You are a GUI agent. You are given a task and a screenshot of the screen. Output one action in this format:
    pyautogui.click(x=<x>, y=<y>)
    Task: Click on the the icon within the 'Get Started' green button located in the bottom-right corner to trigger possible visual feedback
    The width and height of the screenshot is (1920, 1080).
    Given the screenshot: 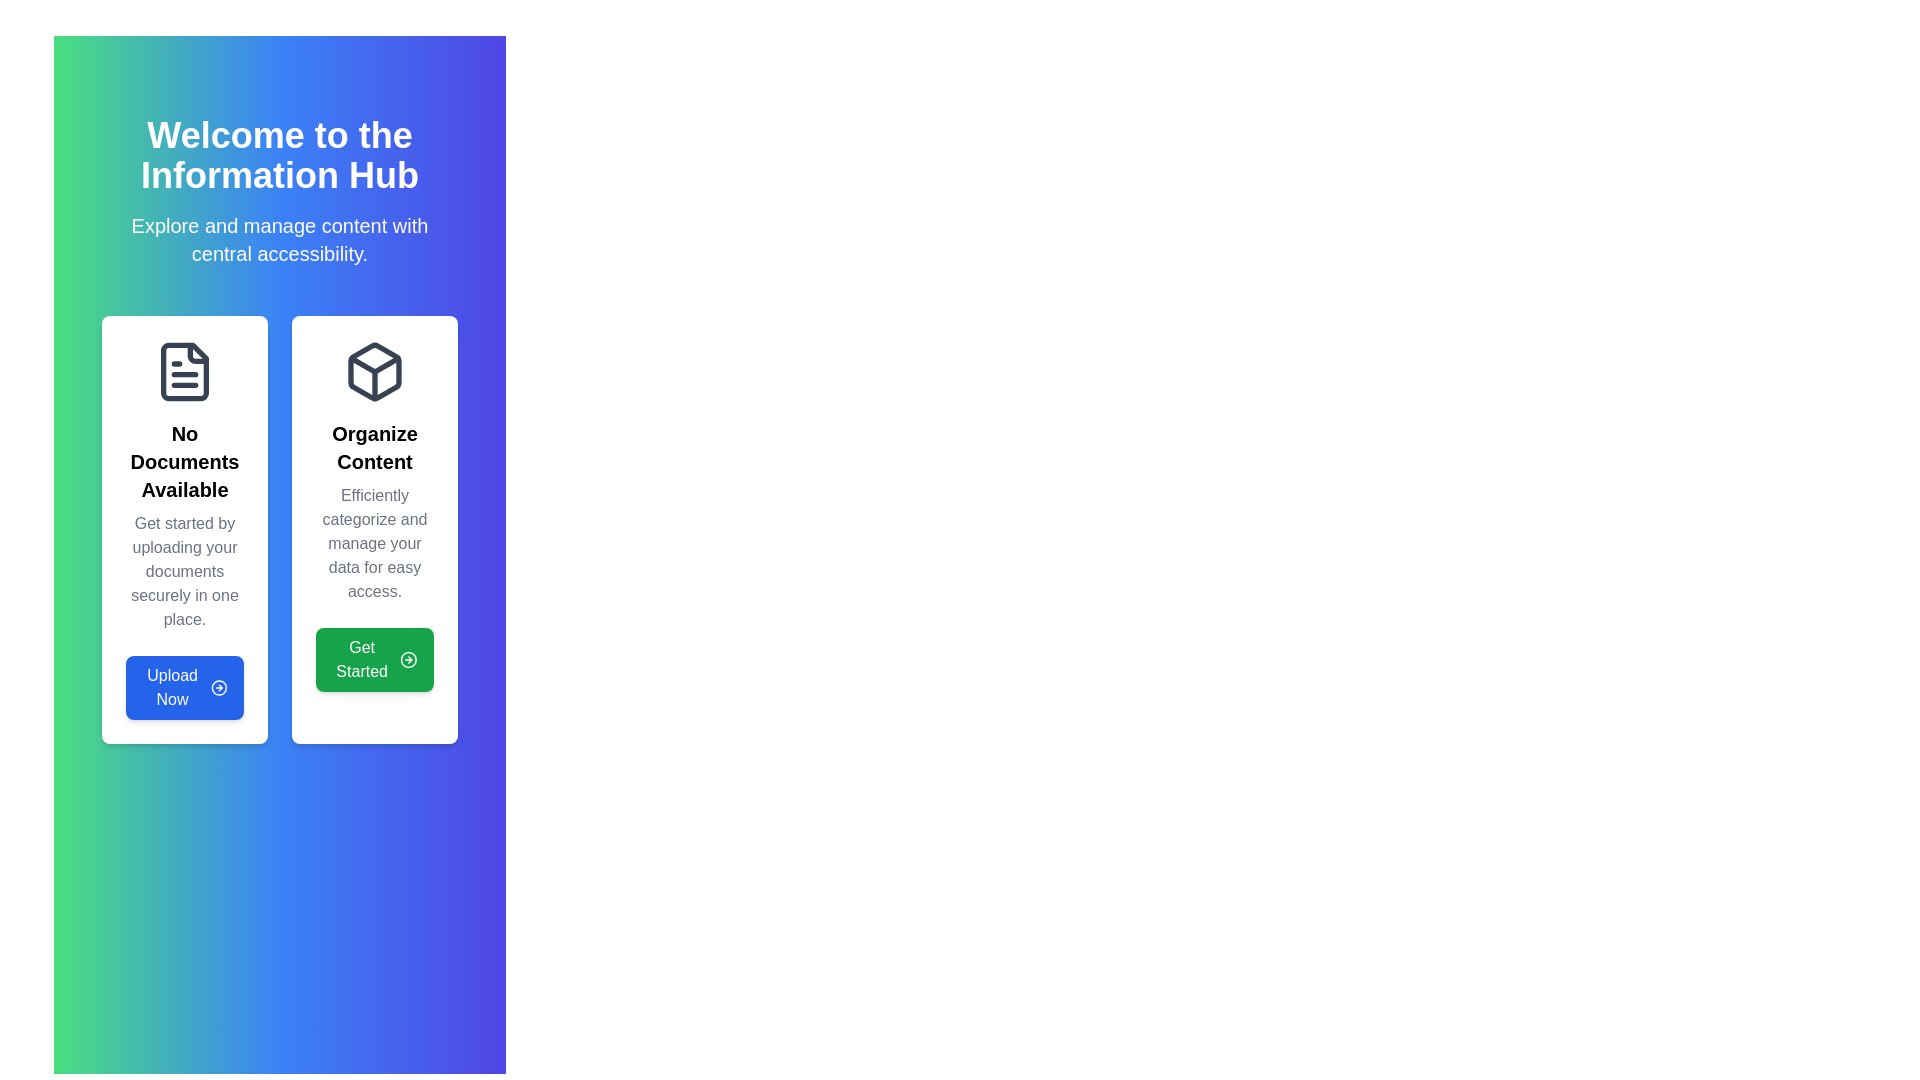 What is the action you would take?
    pyautogui.click(x=408, y=659)
    